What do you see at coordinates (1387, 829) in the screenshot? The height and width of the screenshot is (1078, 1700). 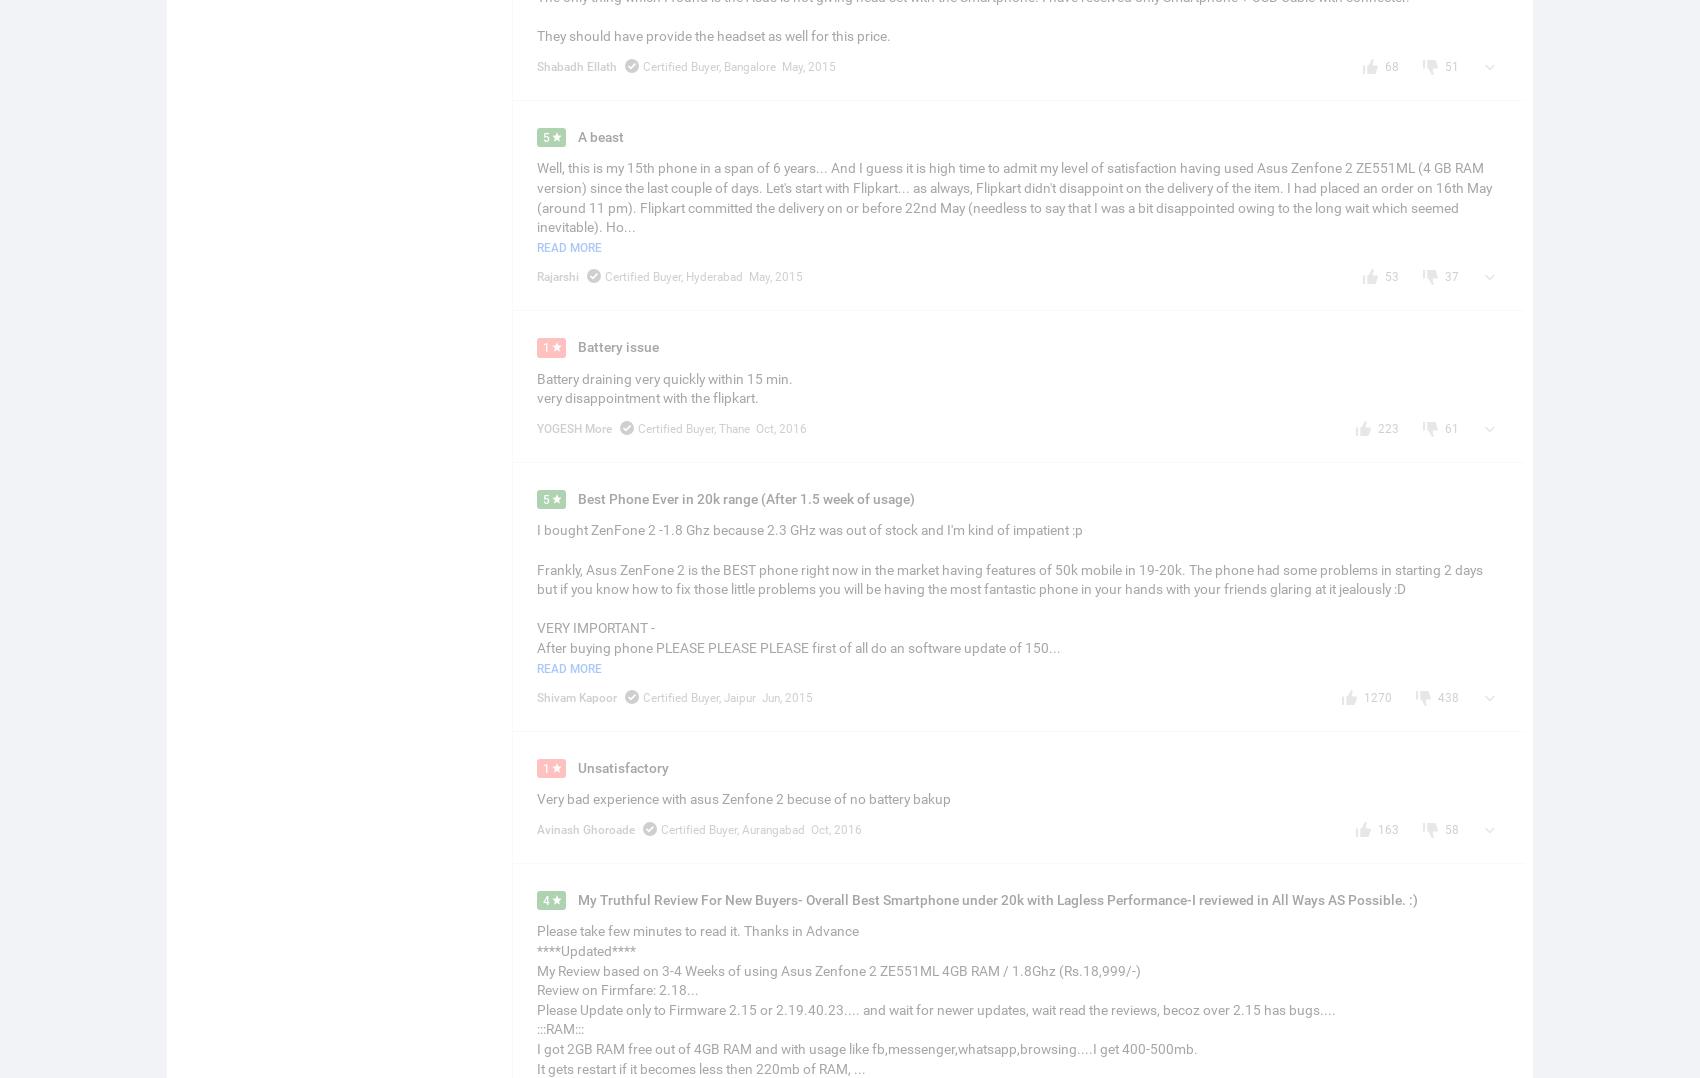 I see `'163'` at bounding box center [1387, 829].